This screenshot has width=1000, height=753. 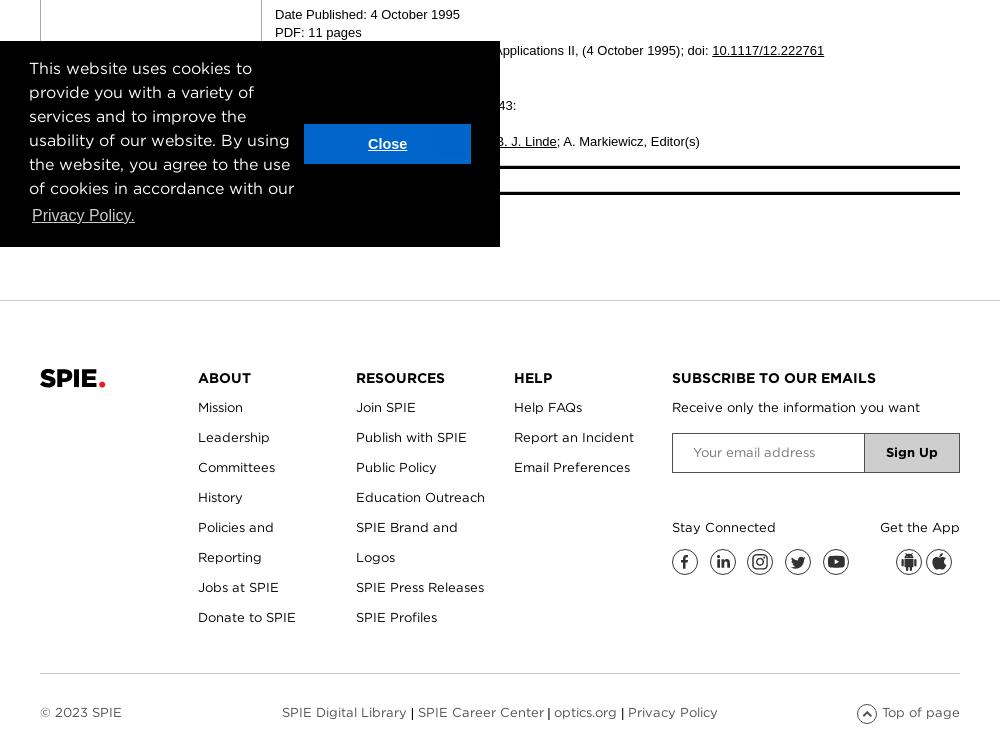 I want to click on 'Education Outreach', so click(x=420, y=495).